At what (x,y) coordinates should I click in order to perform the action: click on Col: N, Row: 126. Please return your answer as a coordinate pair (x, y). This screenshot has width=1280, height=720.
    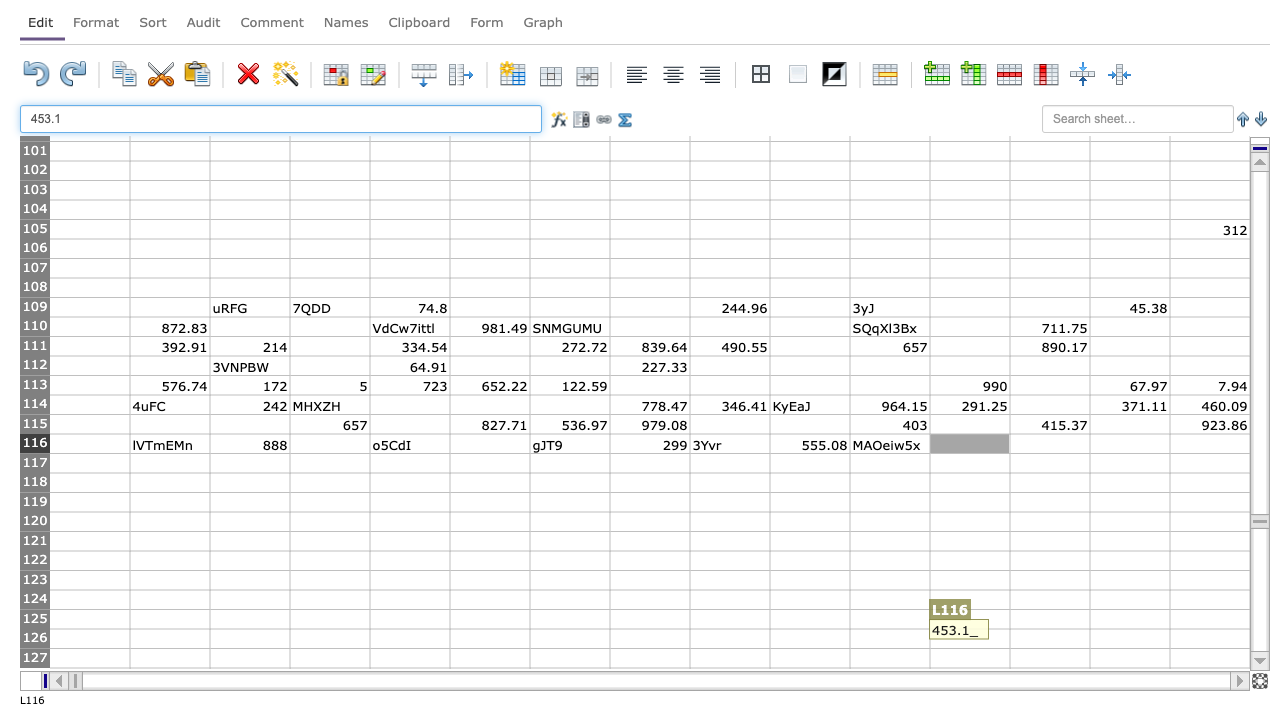
    Looking at the image, I should click on (1129, 638).